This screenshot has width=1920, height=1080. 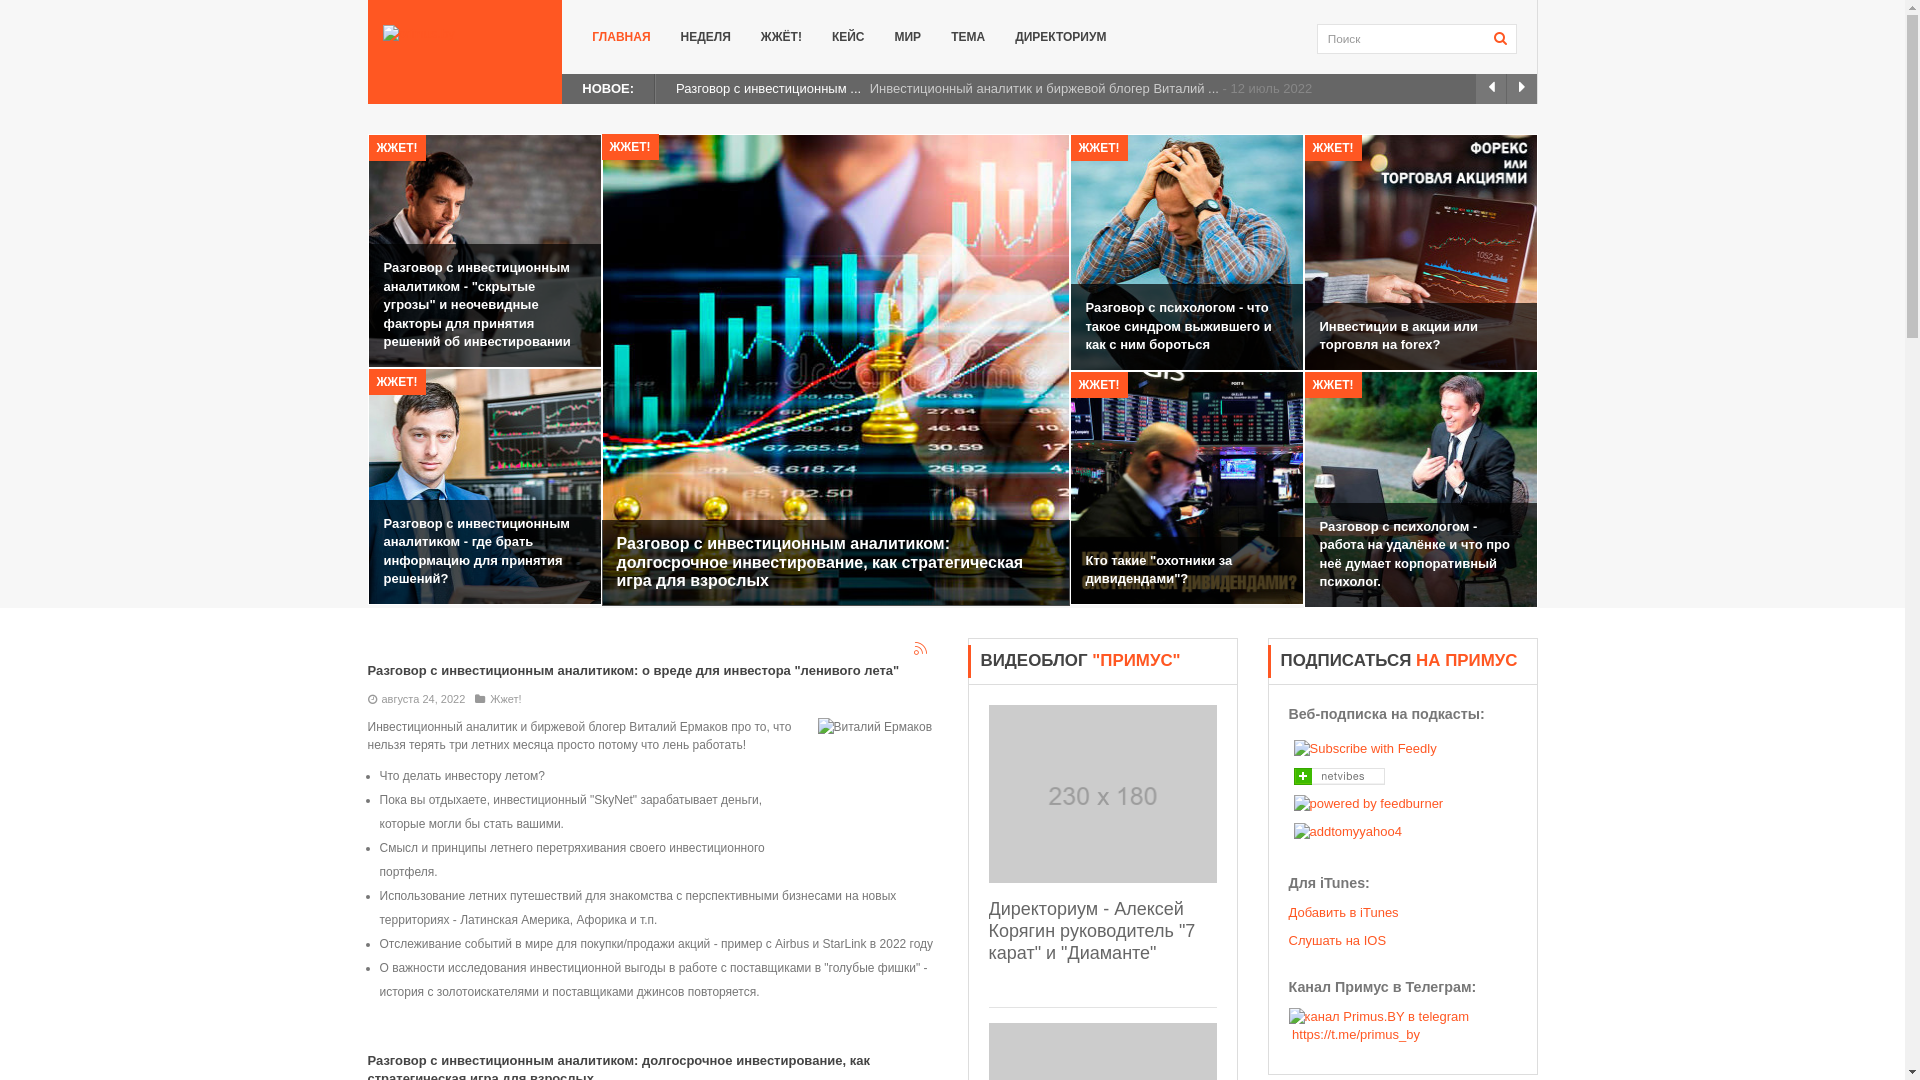 I want to click on 'primus.by', so click(x=463, y=34).